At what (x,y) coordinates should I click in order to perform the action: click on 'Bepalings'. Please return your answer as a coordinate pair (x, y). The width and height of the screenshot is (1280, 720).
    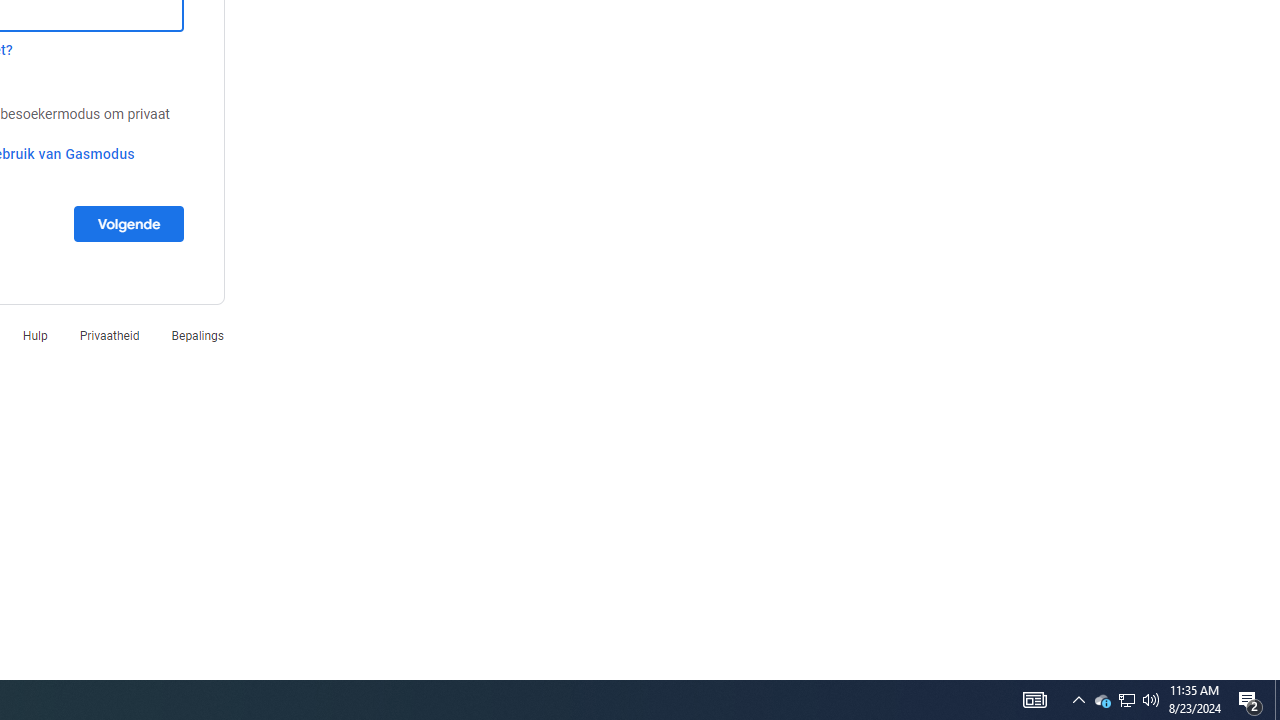
    Looking at the image, I should click on (197, 334).